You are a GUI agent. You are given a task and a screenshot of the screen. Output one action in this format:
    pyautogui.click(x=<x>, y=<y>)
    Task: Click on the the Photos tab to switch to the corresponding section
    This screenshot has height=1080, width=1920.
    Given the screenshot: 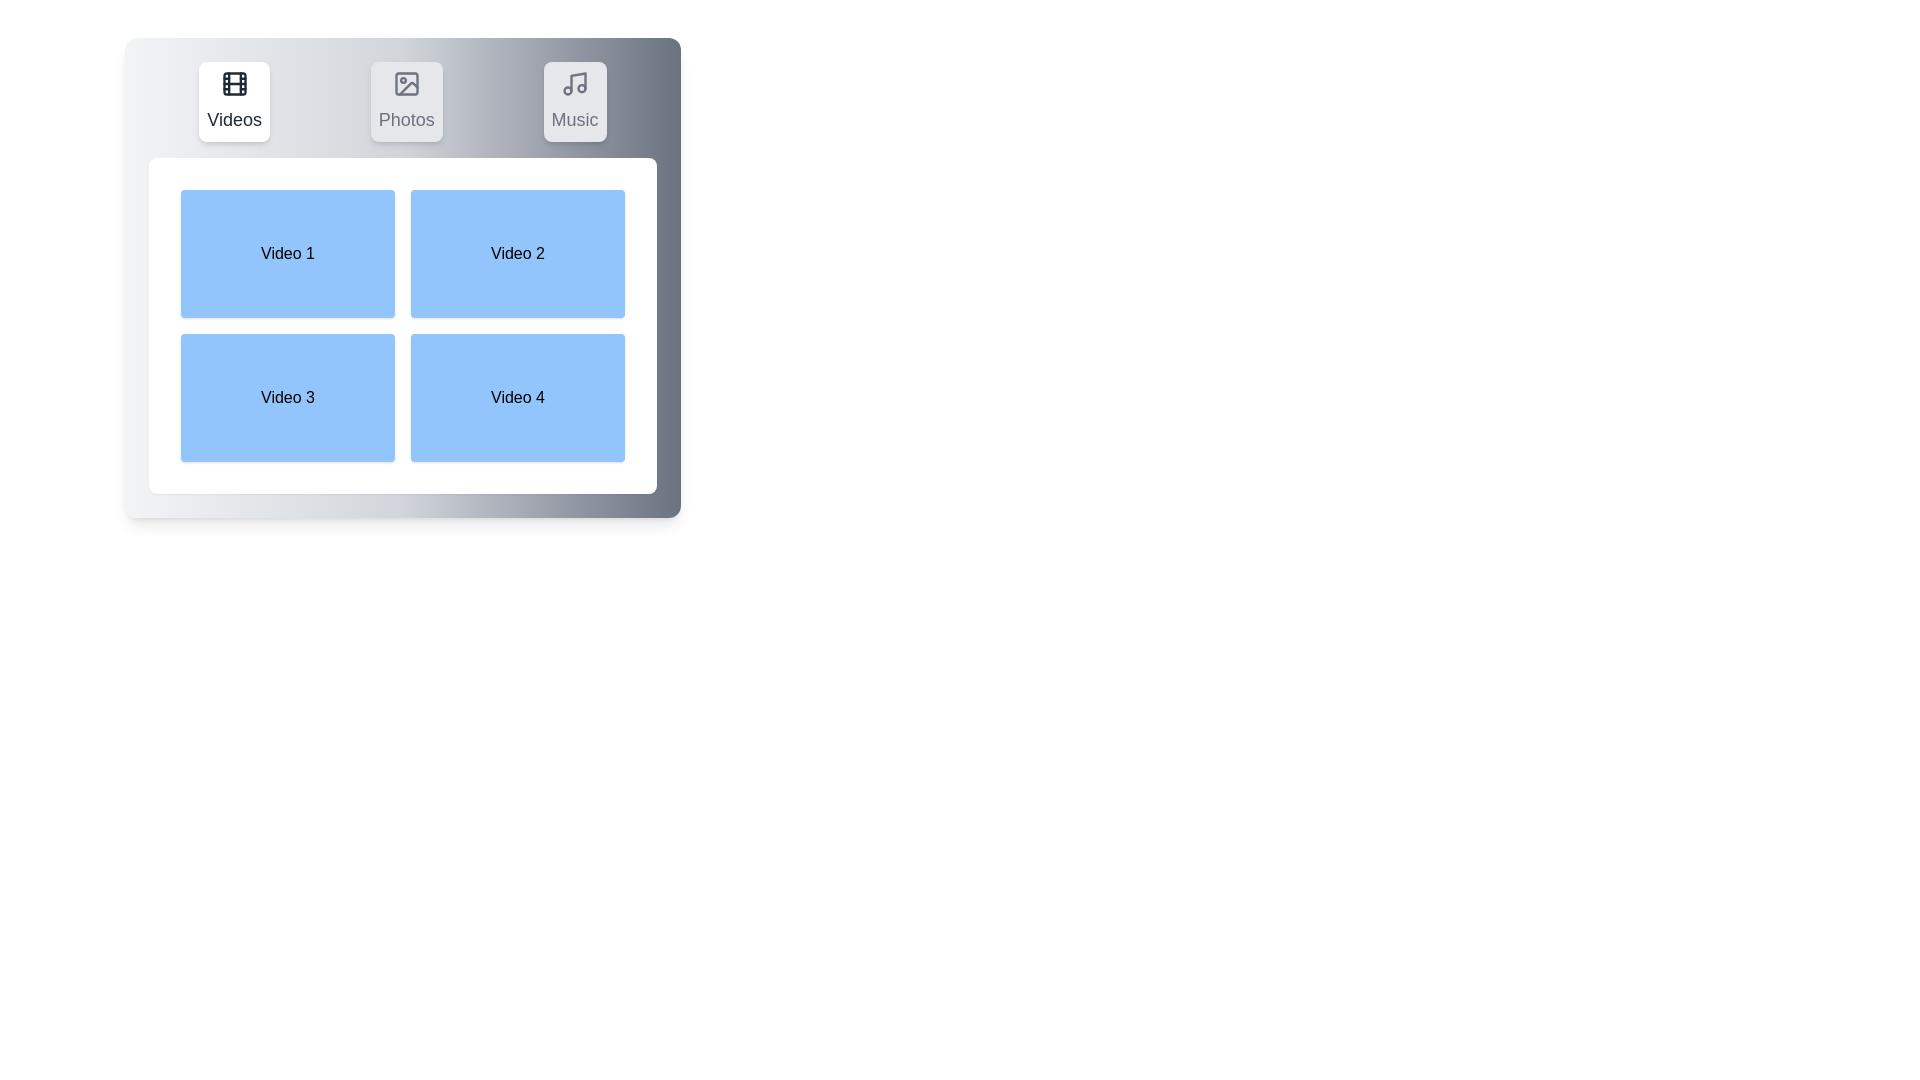 What is the action you would take?
    pyautogui.click(x=405, y=101)
    